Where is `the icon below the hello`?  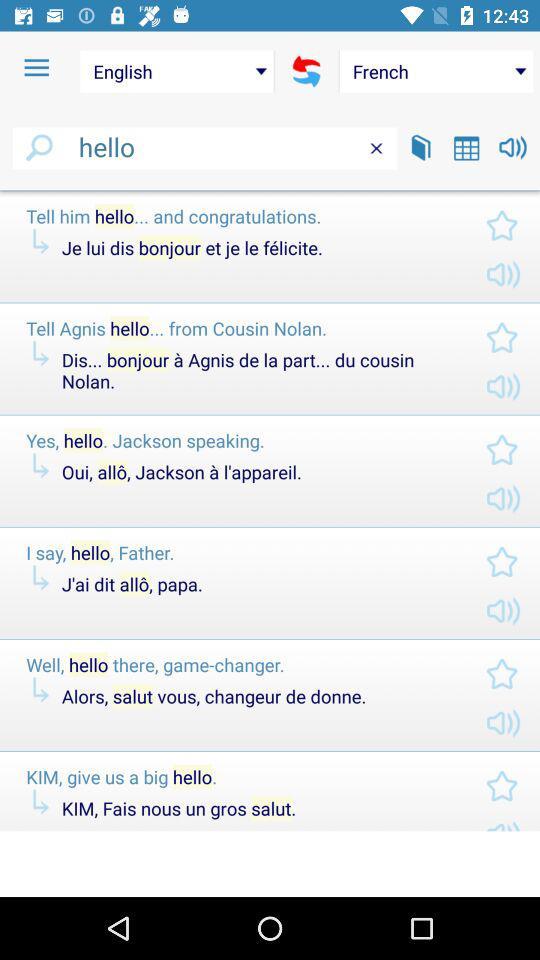
the icon below the hello is located at coordinates (270, 190).